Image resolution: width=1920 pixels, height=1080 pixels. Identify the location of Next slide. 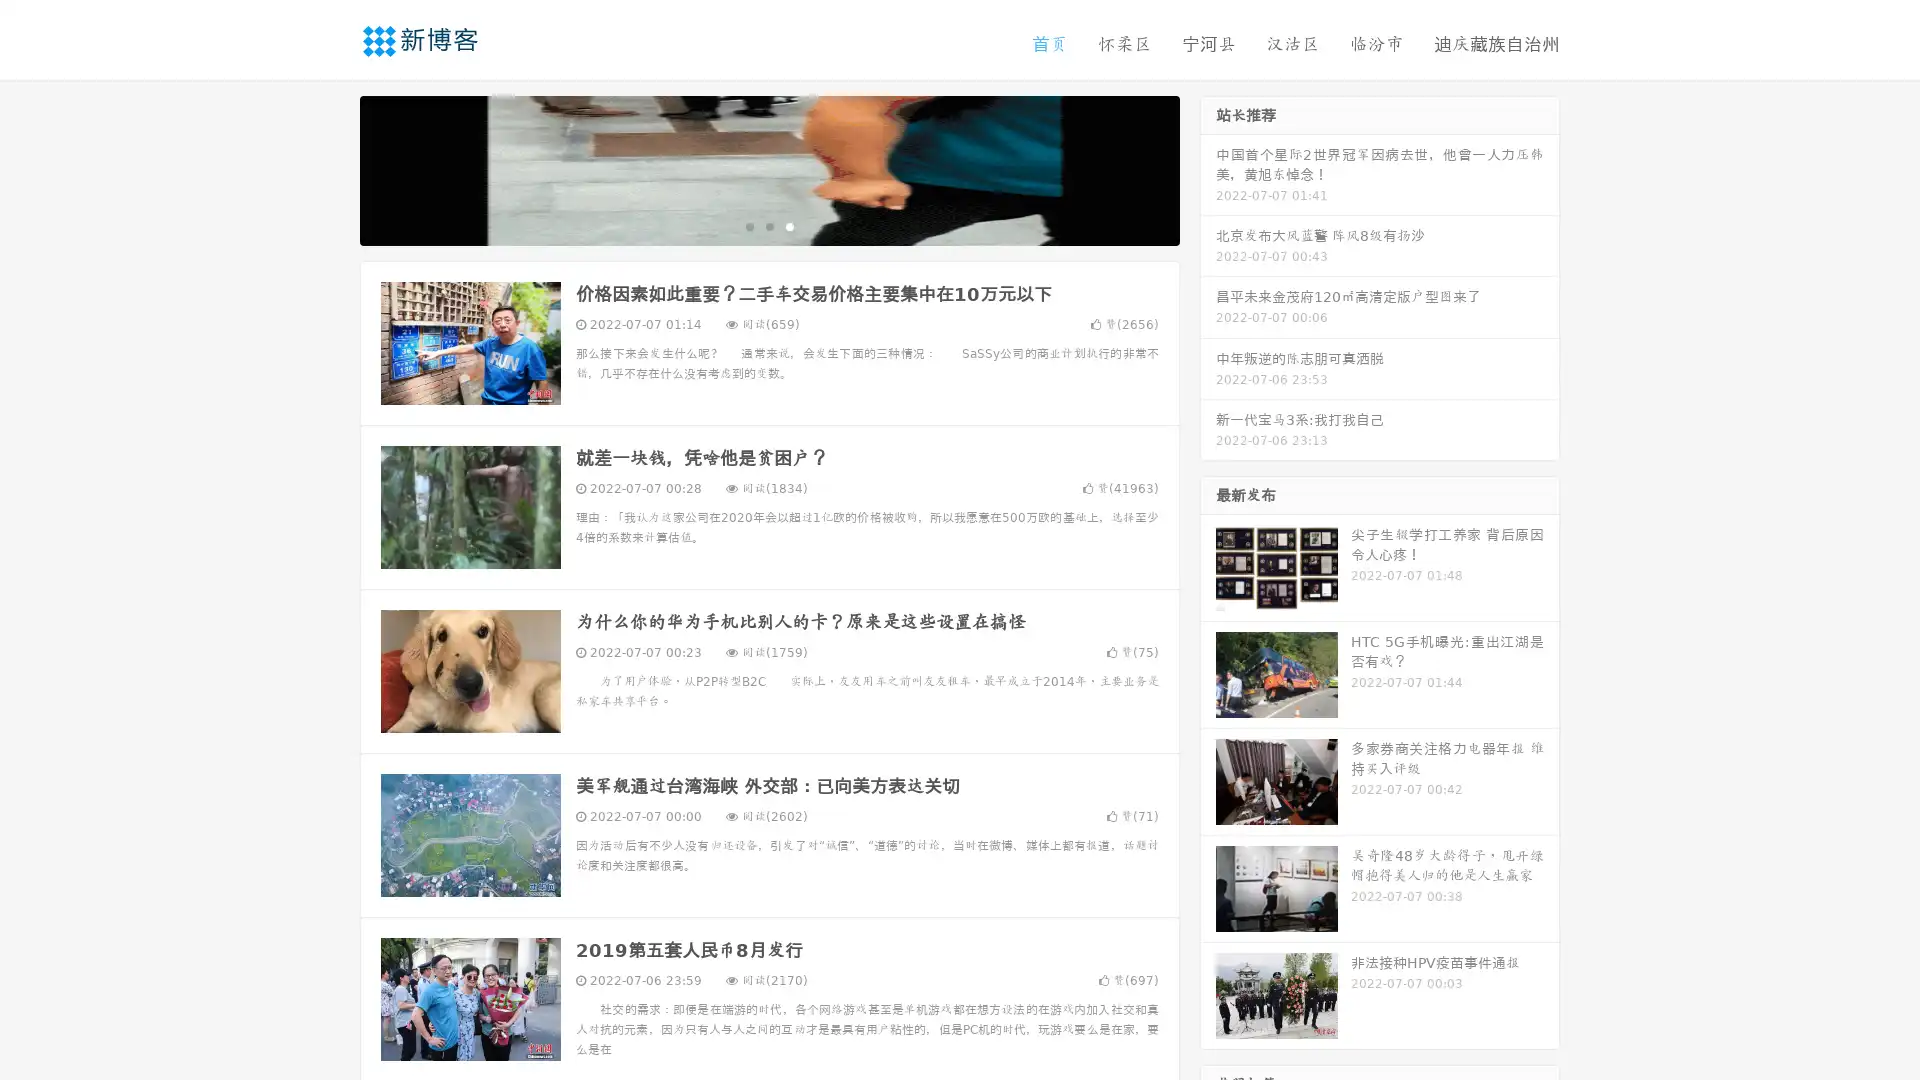
(1208, 168).